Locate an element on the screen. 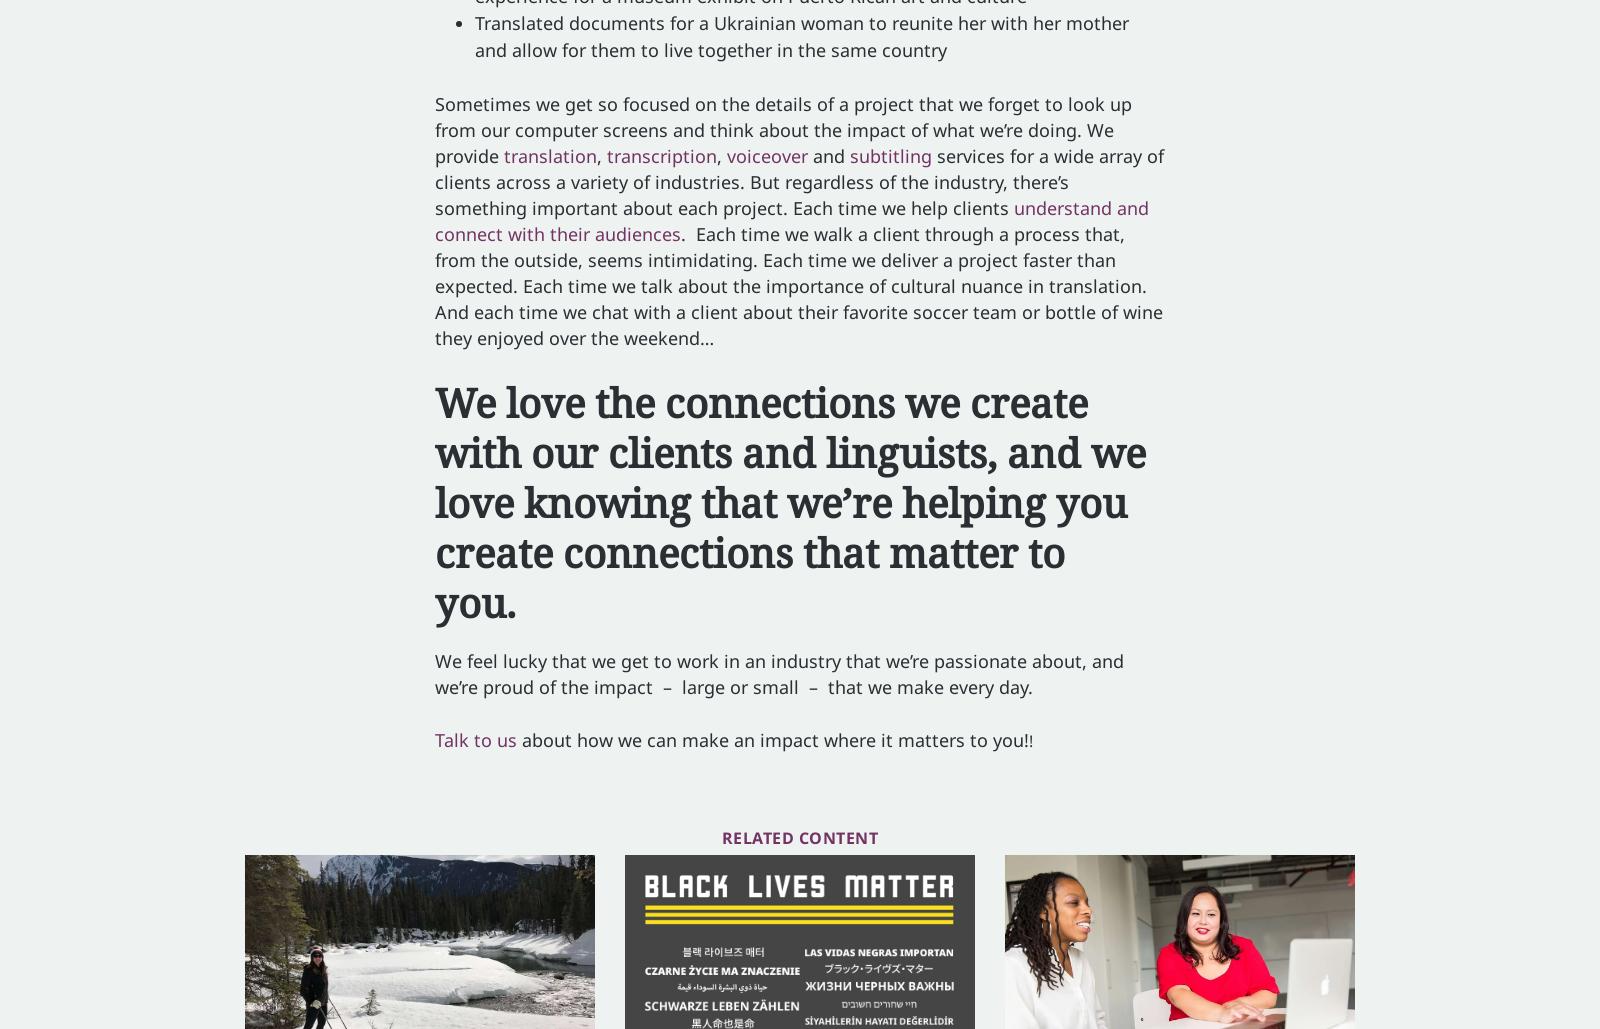 The width and height of the screenshot is (1600, 1029). 'understand and connect with their audiences' is located at coordinates (792, 220).